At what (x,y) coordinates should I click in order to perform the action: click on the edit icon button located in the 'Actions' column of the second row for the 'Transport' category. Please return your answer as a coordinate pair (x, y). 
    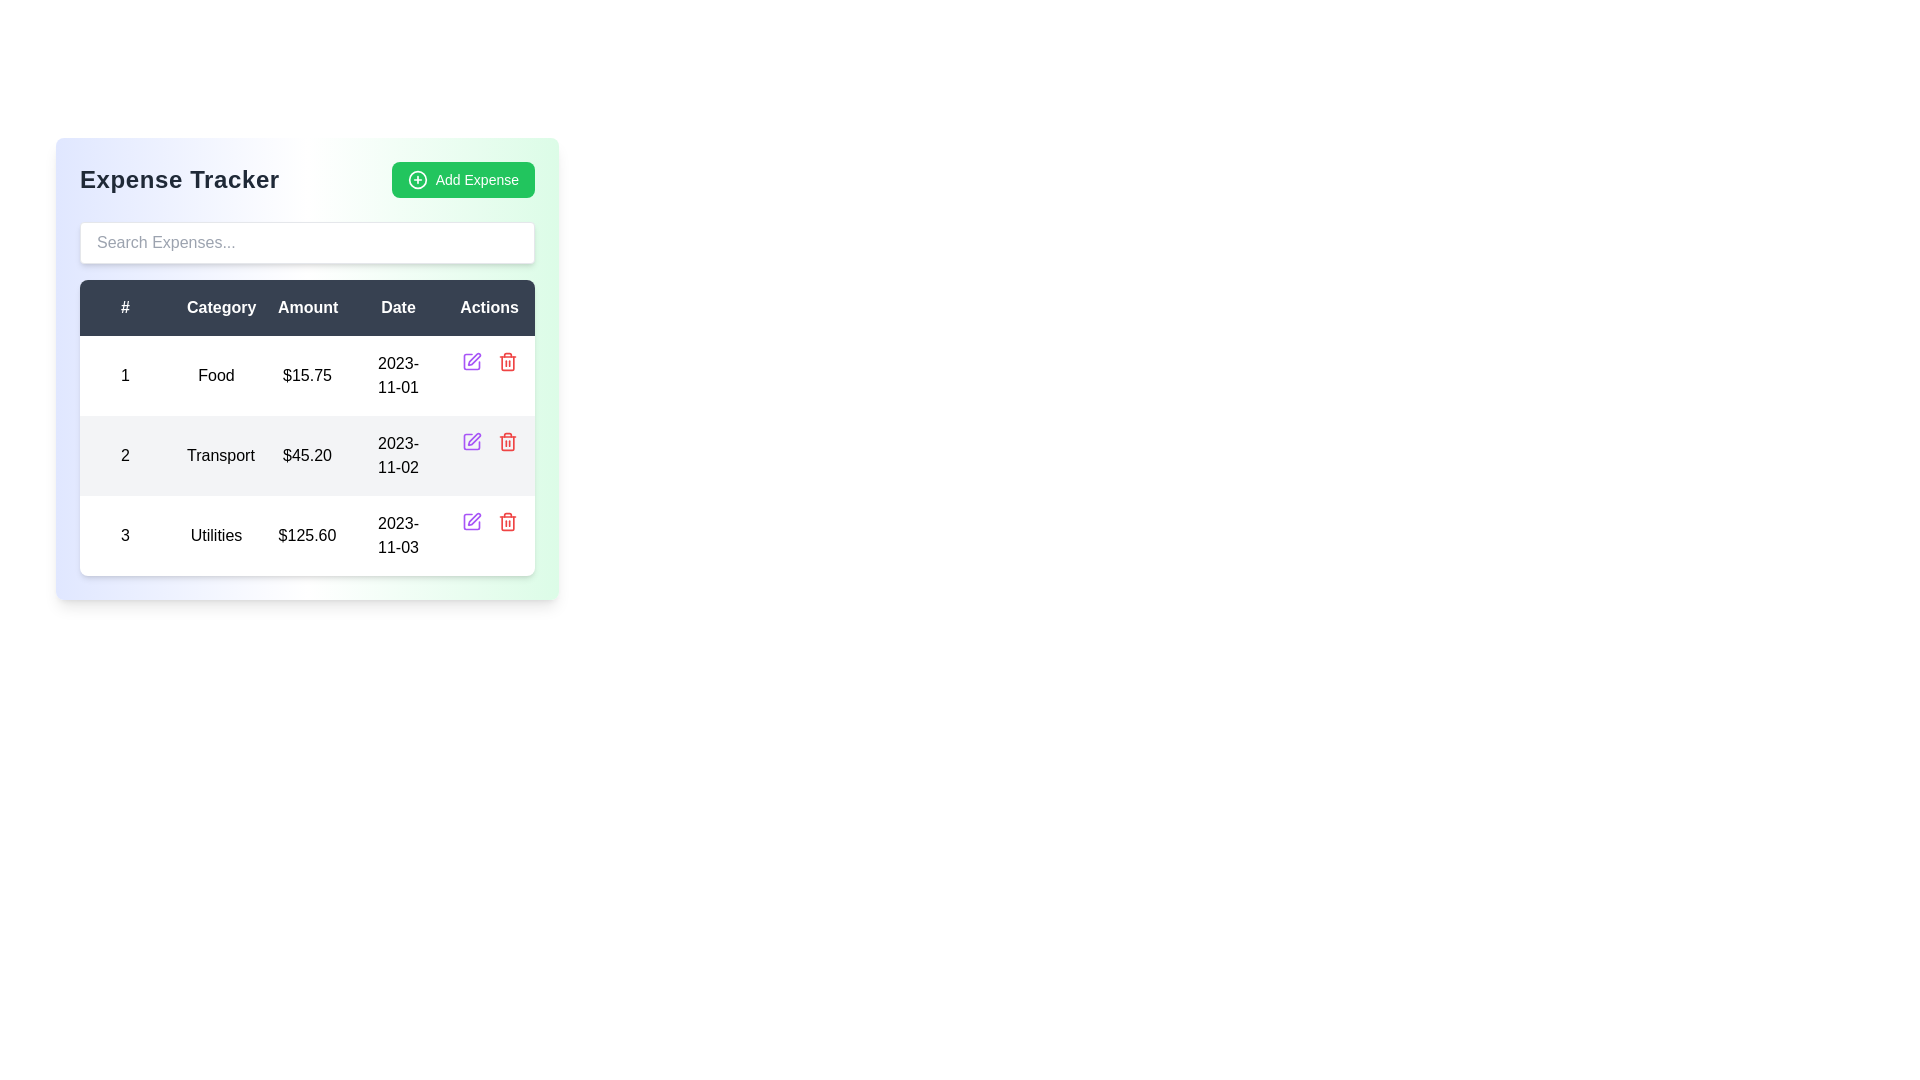
    Looking at the image, I should click on (473, 438).